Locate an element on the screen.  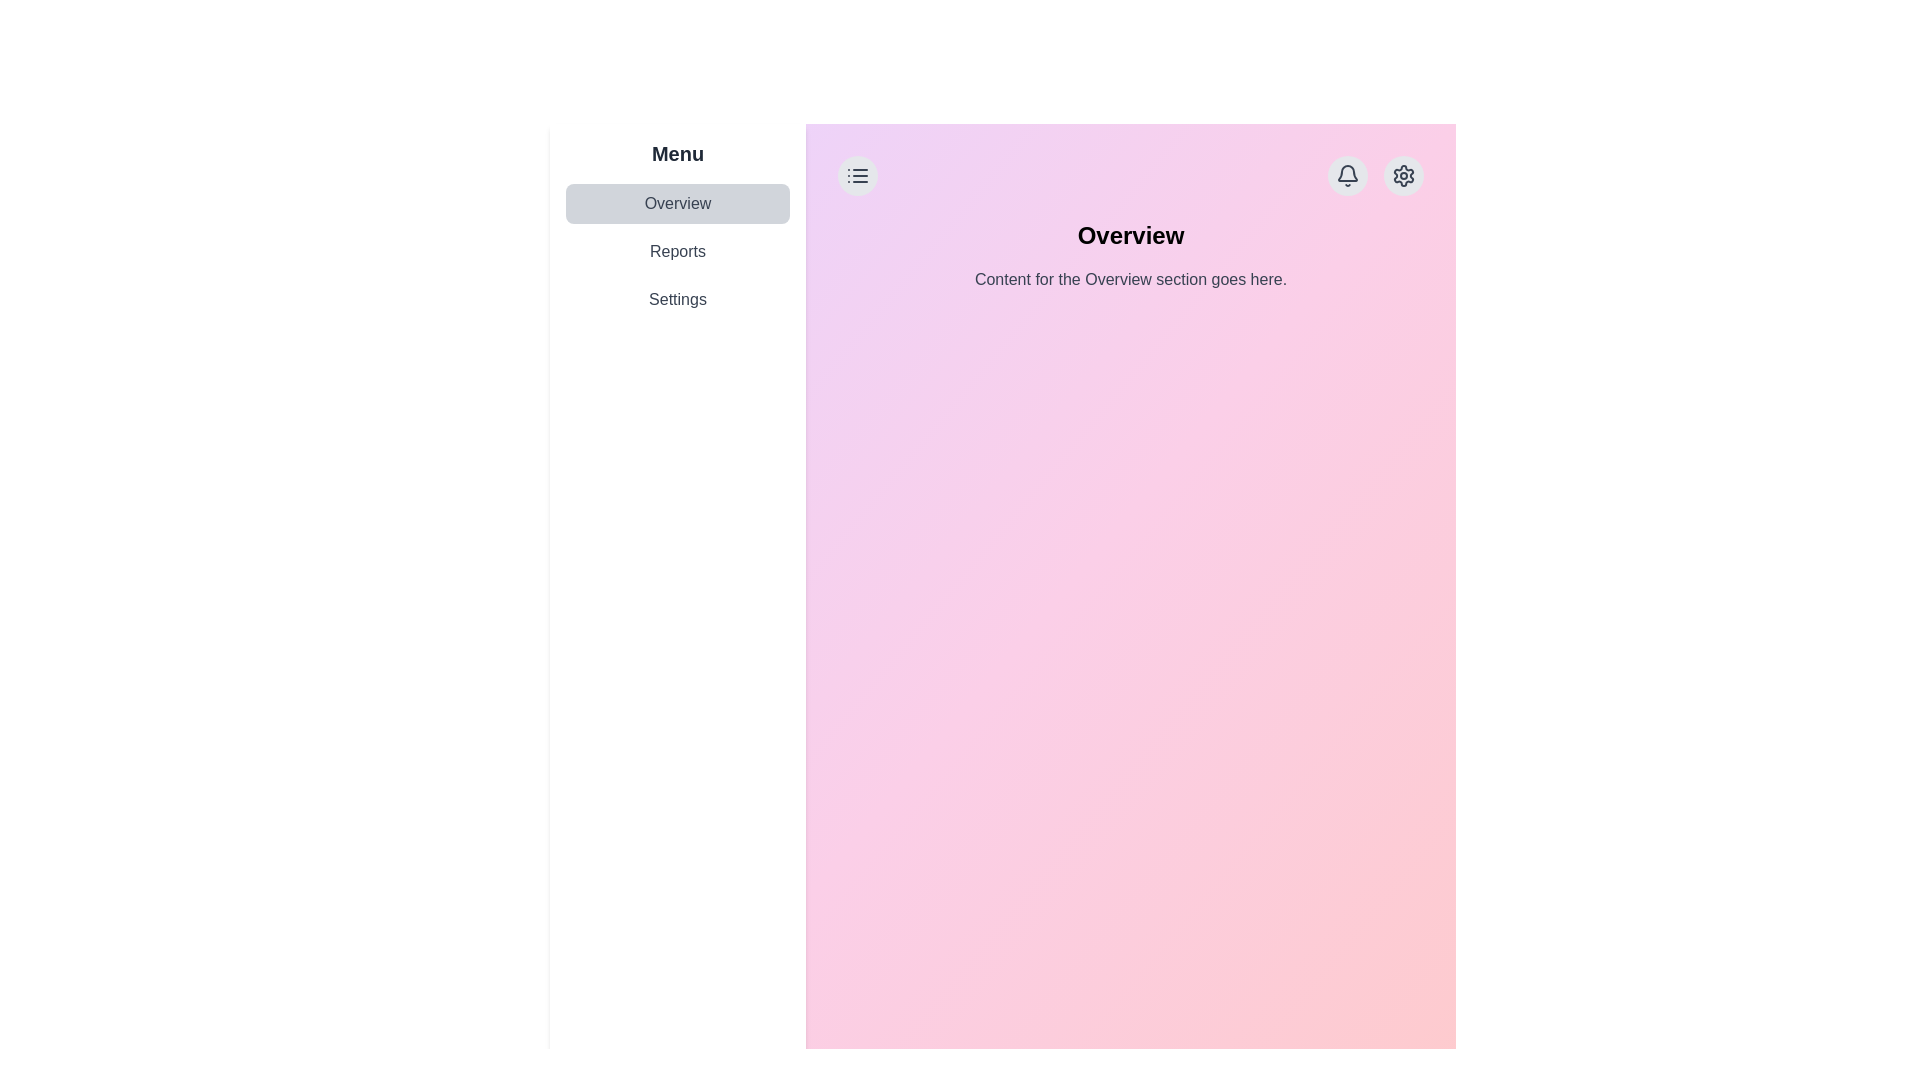
the 'Reports' menu option in the vertical list of menu items located beneath the 'Menu' title on the left sidebar is located at coordinates (677, 250).